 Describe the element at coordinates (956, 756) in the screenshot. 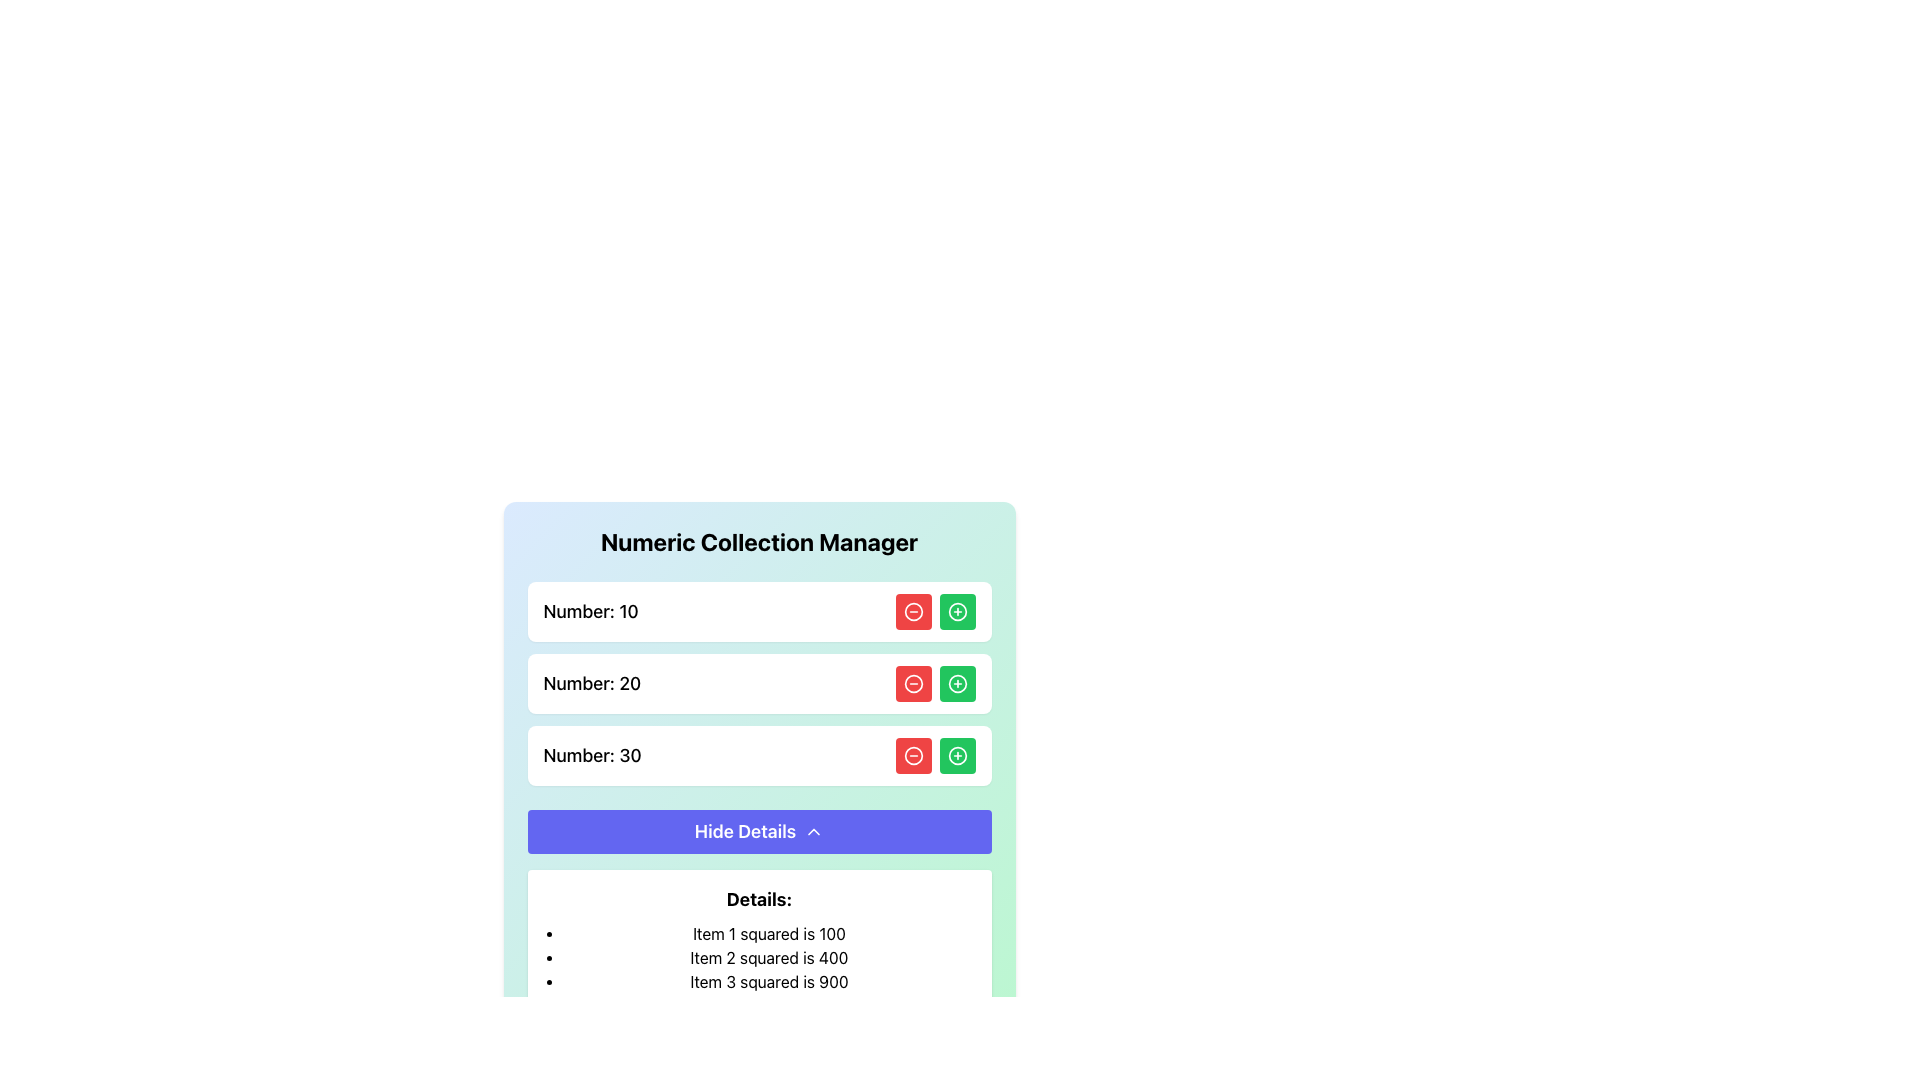

I see `the button that adds a new item to the list associated with the 'Number: 30' entry, located to the right of the 'Number: 30' text field` at that location.